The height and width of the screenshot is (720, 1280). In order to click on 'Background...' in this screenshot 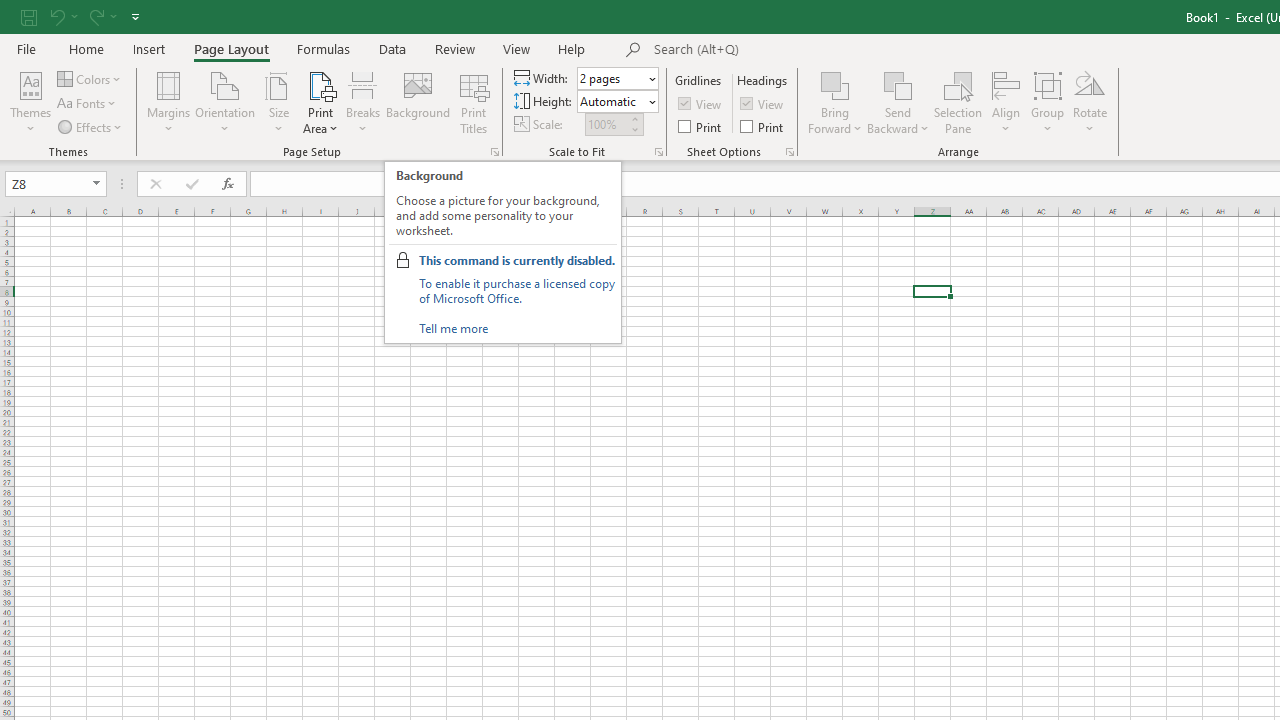, I will do `click(417, 103)`.